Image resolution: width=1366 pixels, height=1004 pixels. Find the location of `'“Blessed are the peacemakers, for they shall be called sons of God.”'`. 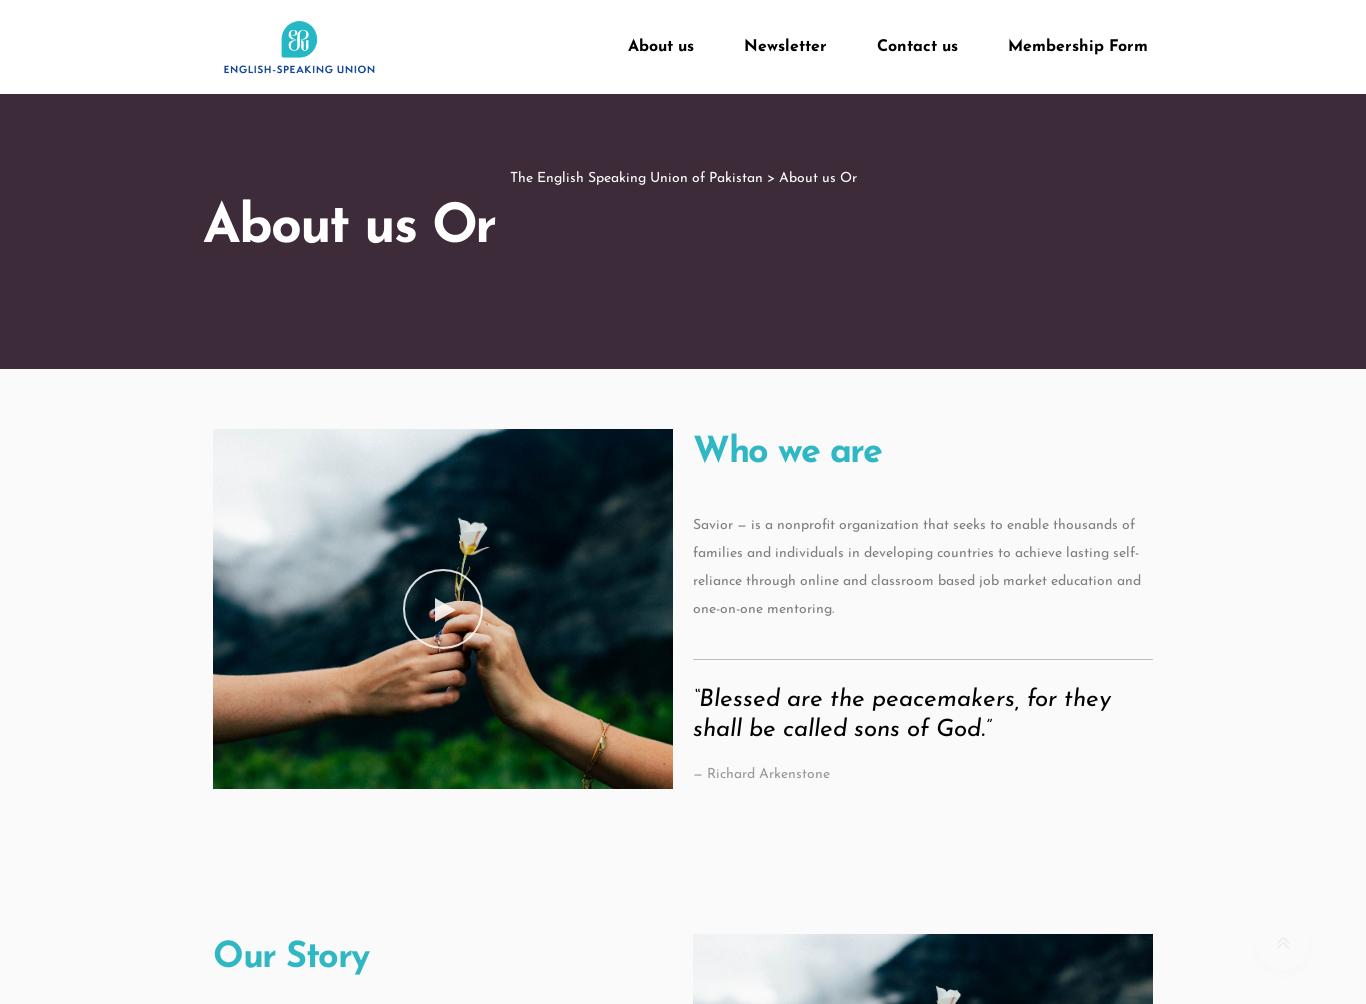

'“Blessed are the peacemakers, for they shall be called sons of God.”' is located at coordinates (900, 714).